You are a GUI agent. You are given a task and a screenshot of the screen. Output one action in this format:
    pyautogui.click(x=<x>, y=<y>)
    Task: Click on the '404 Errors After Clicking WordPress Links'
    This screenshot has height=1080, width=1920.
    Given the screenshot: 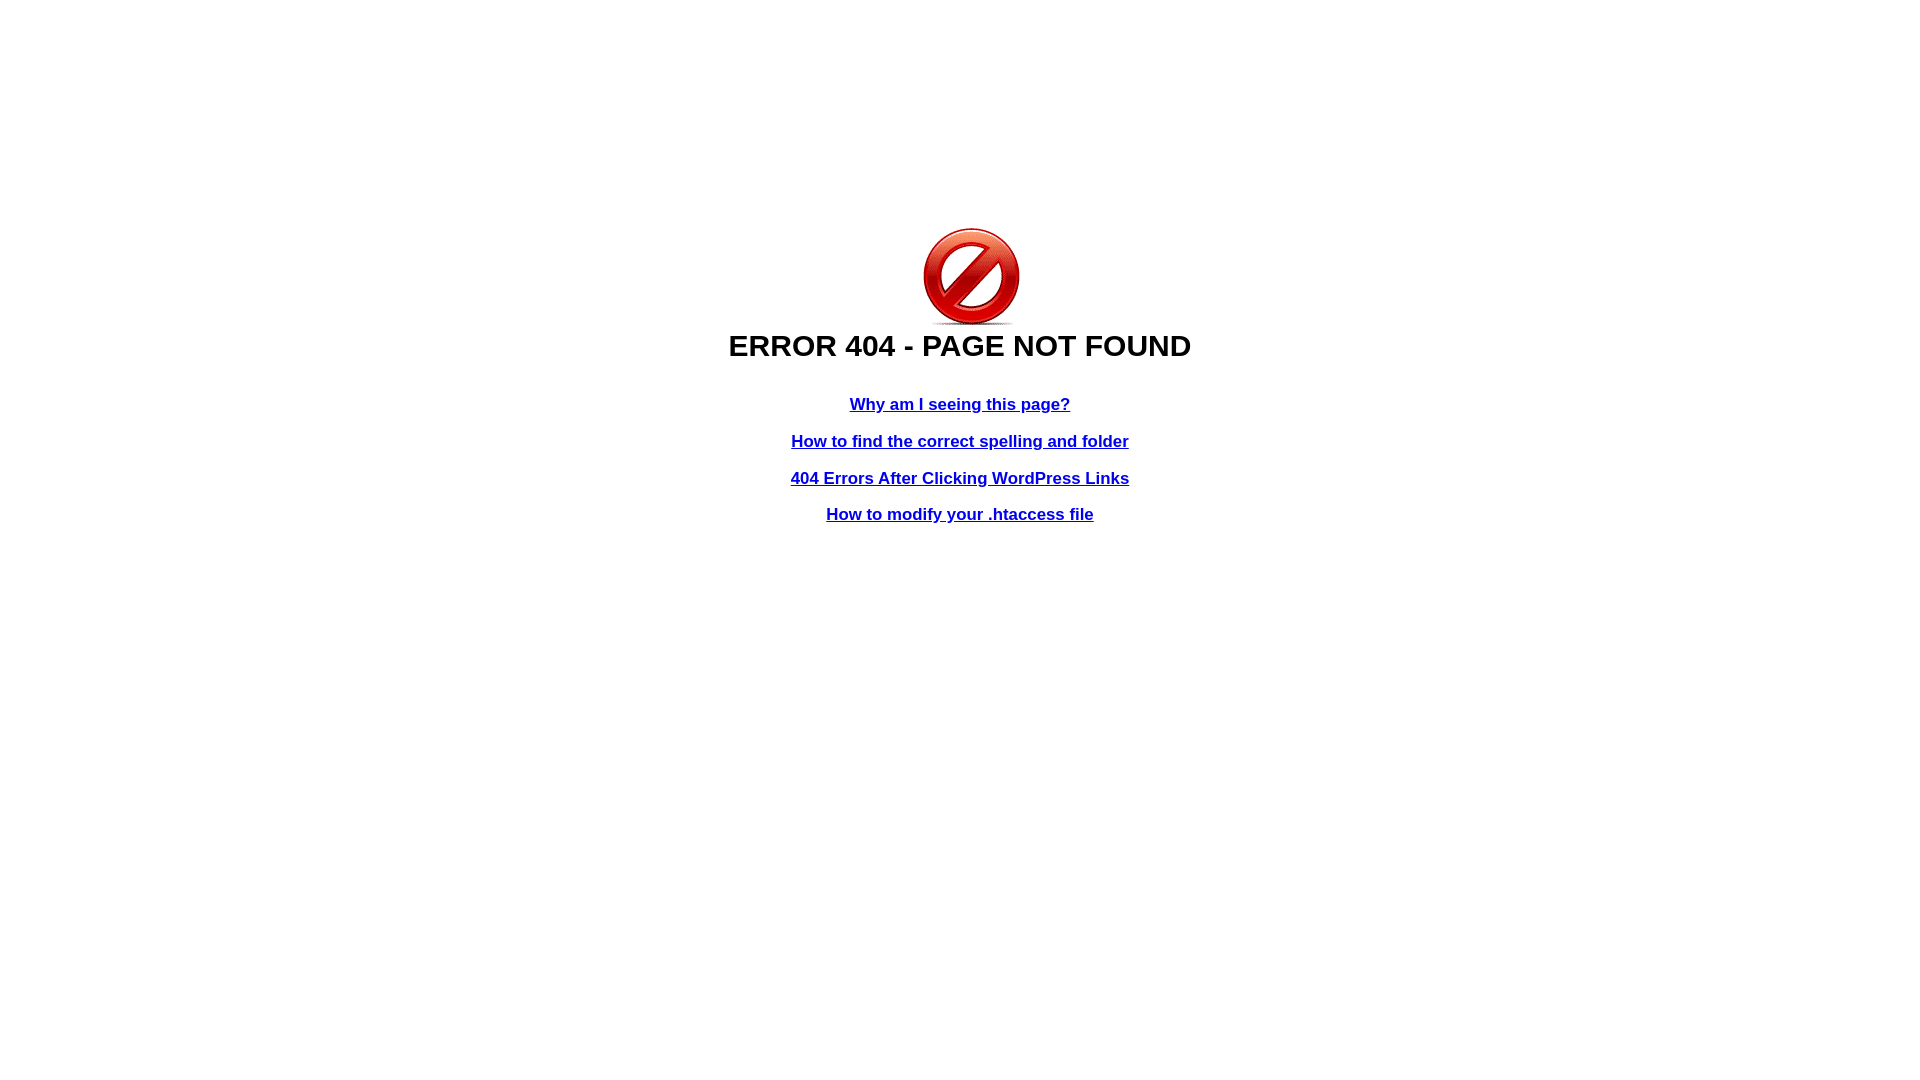 What is the action you would take?
    pyautogui.click(x=960, y=478)
    